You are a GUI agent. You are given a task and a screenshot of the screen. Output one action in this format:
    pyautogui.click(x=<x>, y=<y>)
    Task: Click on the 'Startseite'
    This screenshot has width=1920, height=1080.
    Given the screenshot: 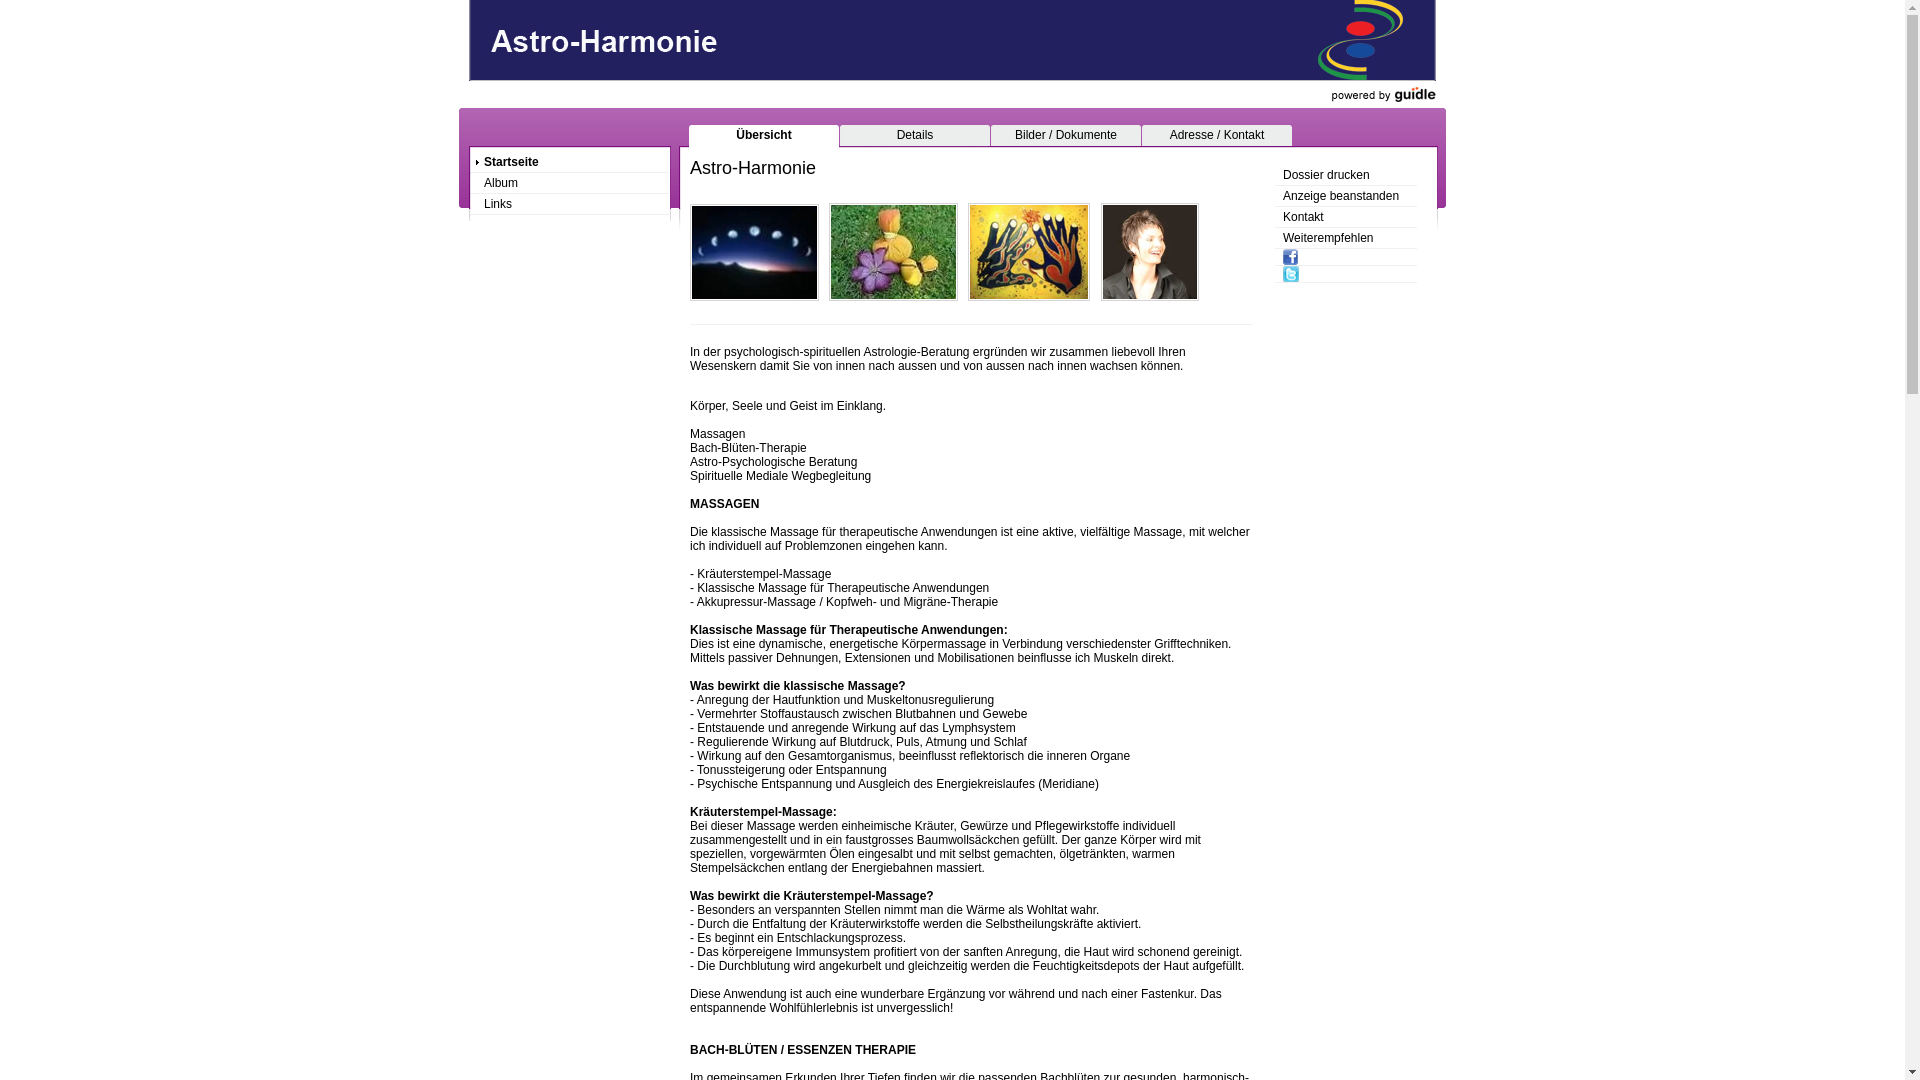 What is the action you would take?
    pyautogui.click(x=469, y=161)
    